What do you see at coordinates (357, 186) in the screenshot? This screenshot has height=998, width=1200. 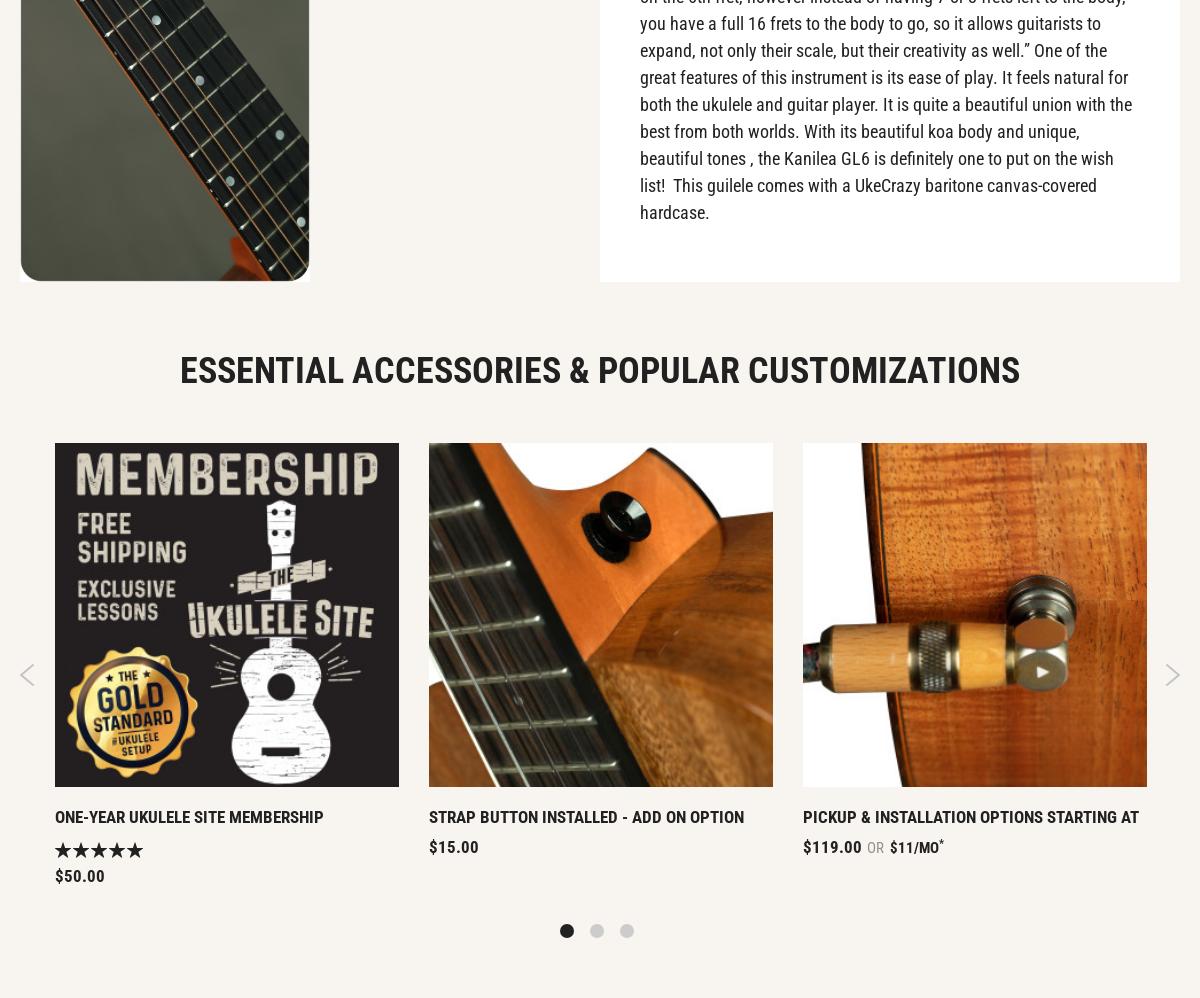 I see `'Products'` at bounding box center [357, 186].